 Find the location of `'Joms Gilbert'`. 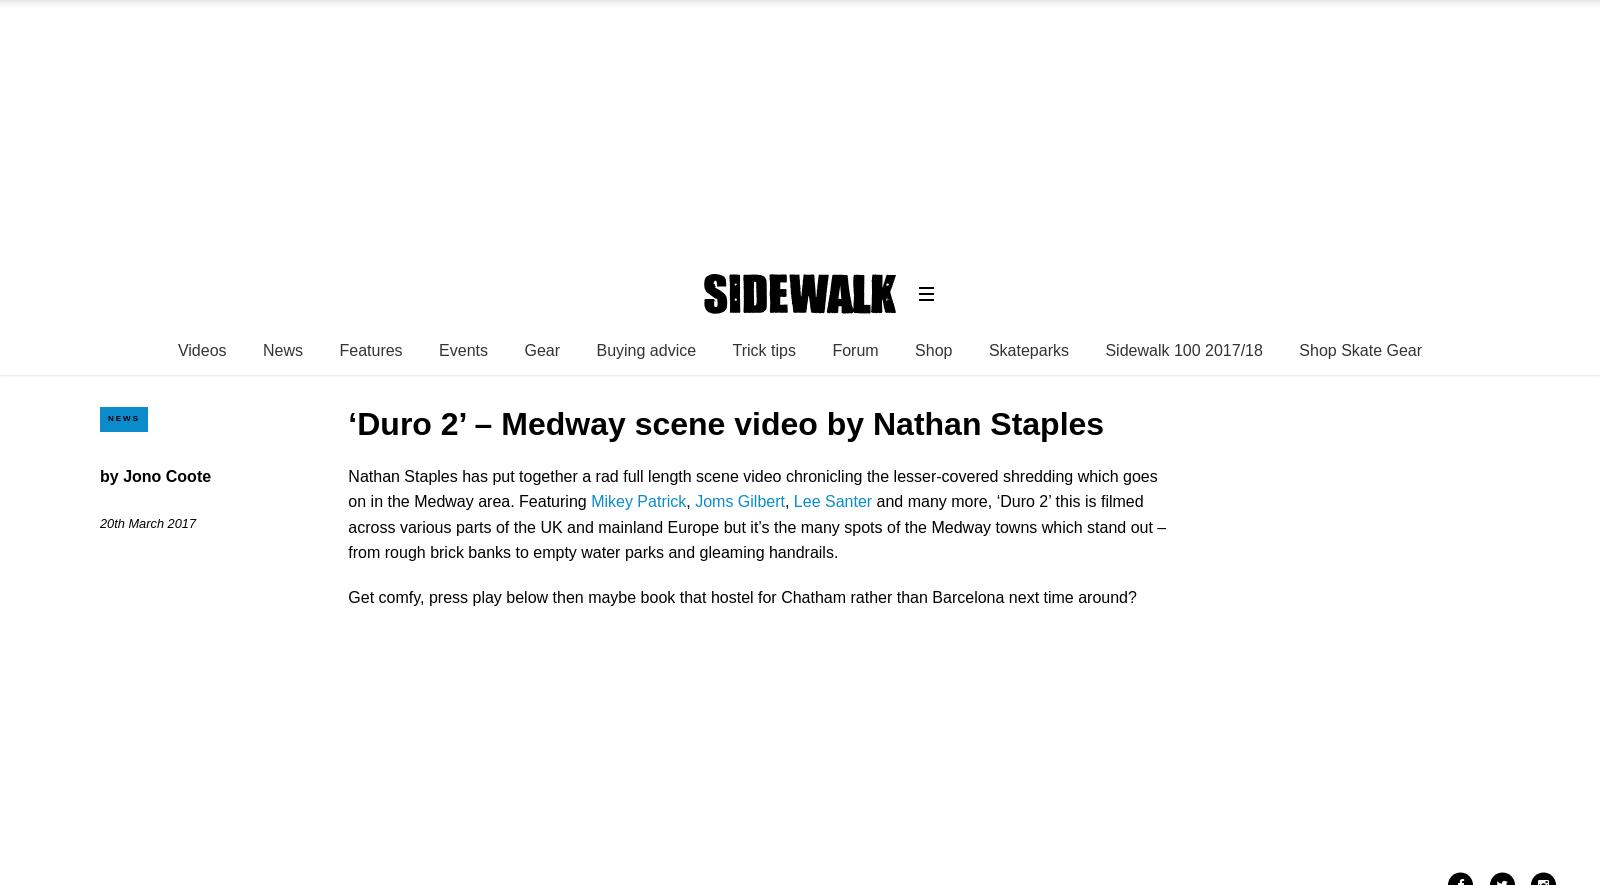

'Joms Gilbert' is located at coordinates (739, 501).